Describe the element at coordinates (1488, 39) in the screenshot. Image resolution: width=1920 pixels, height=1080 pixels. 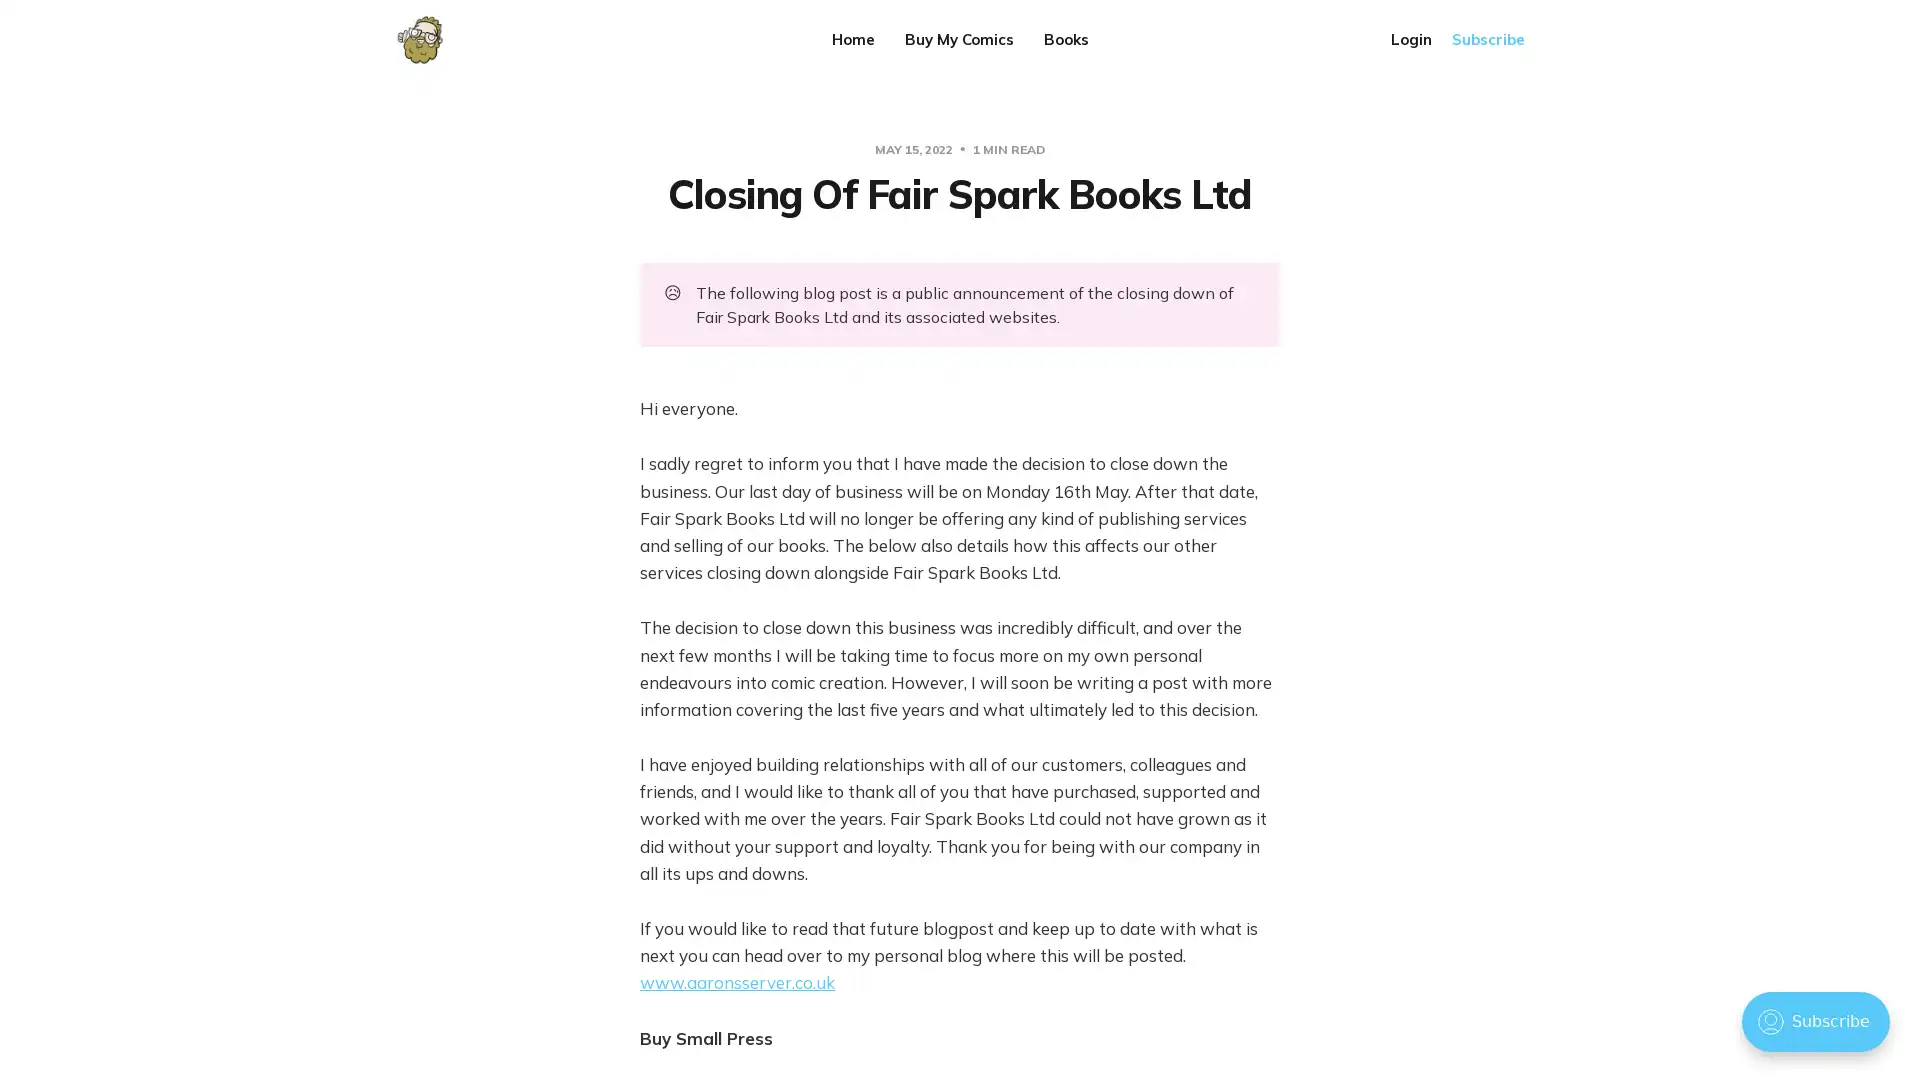
I see `Subscribe` at that location.